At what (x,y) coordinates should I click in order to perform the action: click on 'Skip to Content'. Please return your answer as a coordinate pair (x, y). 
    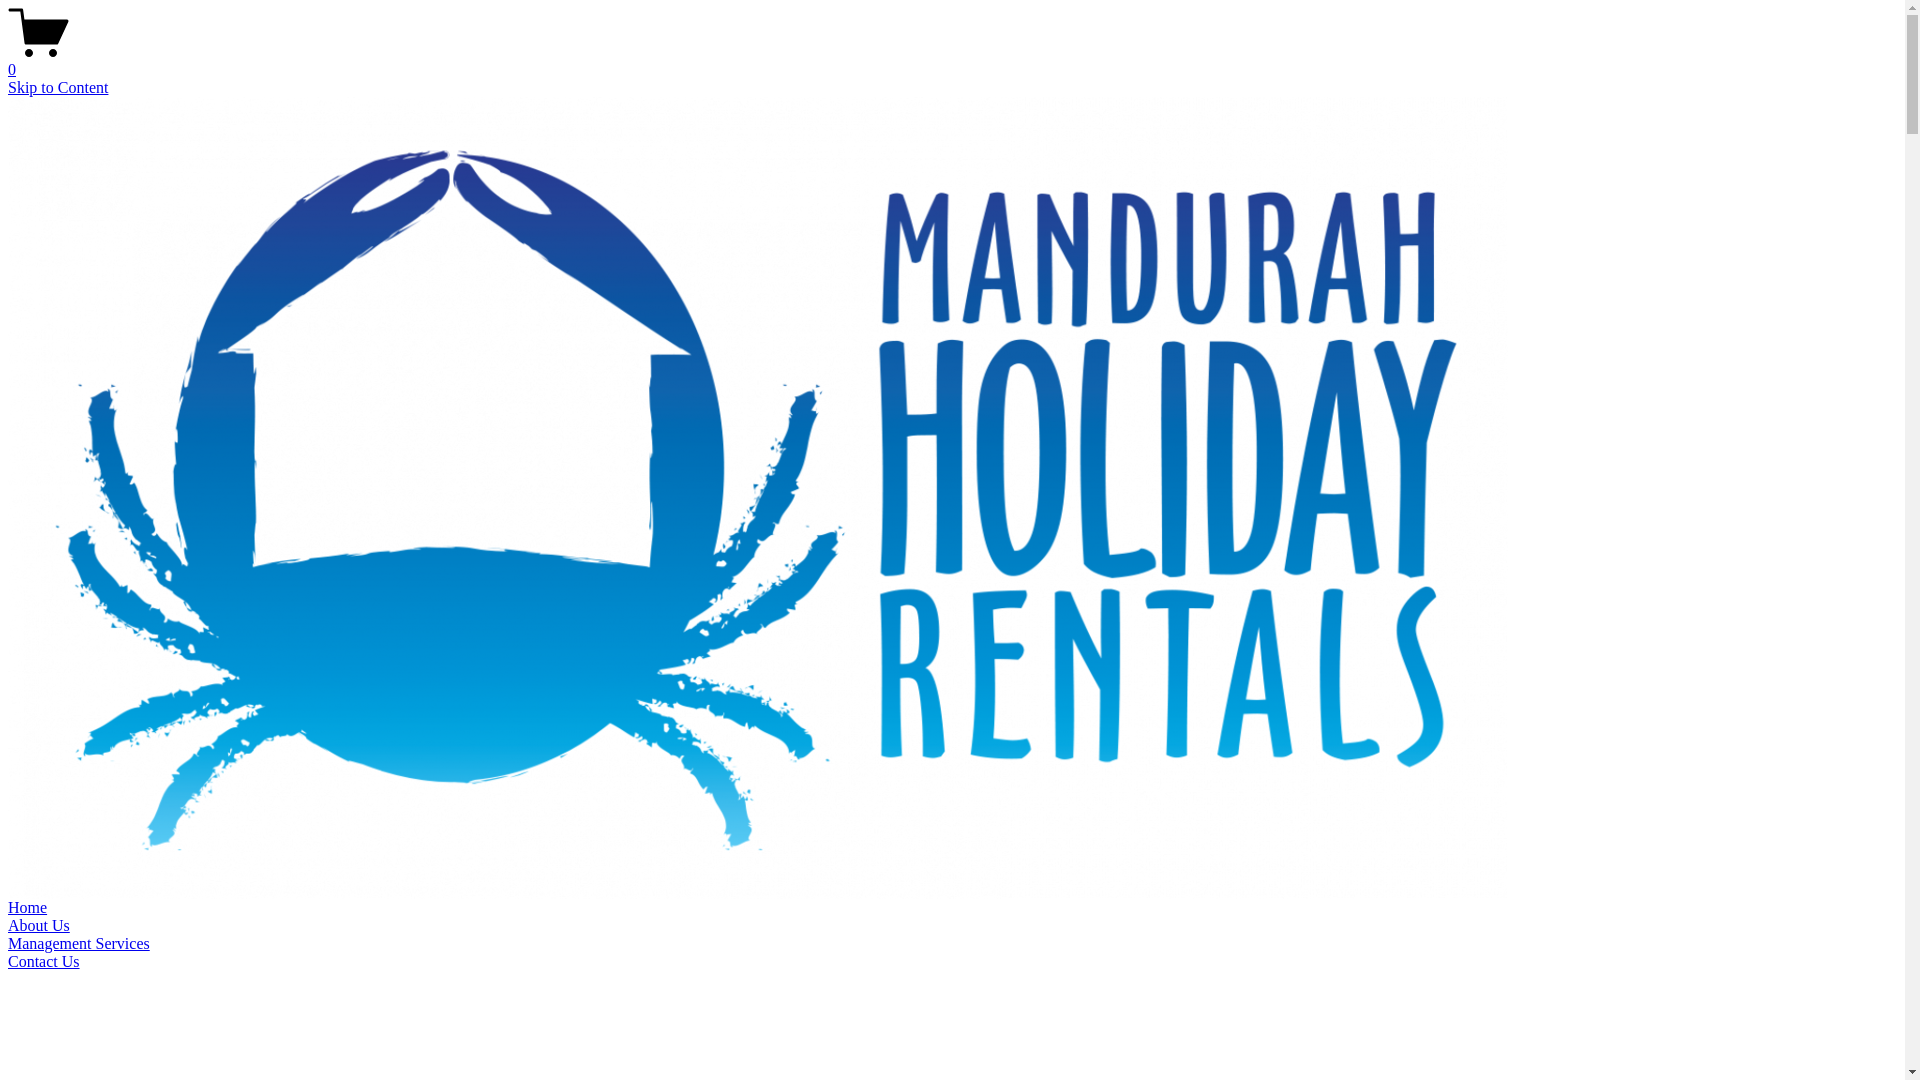
    Looking at the image, I should click on (57, 86).